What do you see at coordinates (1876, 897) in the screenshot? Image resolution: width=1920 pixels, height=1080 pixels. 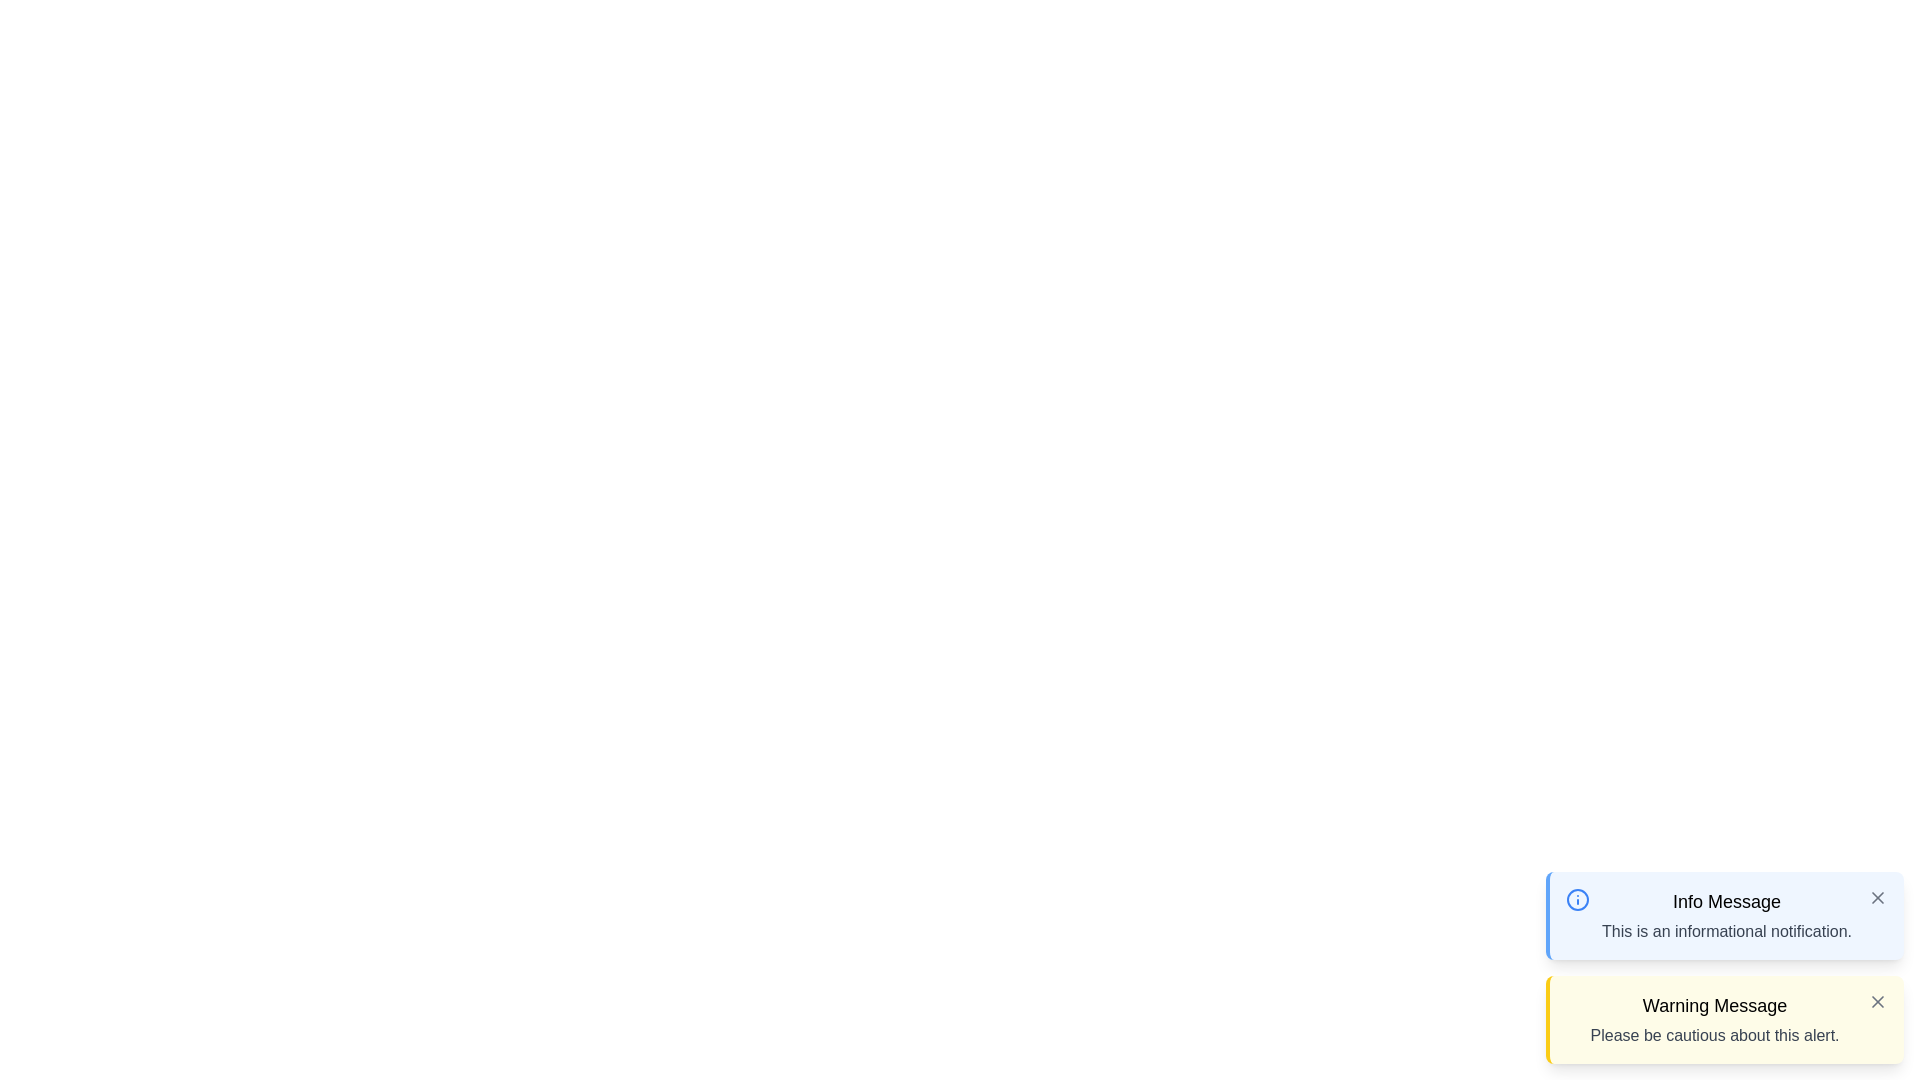 I see `the close button of the notification box, which is located at the far-right side next to the text content, to observe a color change indicating interactivity` at bounding box center [1876, 897].